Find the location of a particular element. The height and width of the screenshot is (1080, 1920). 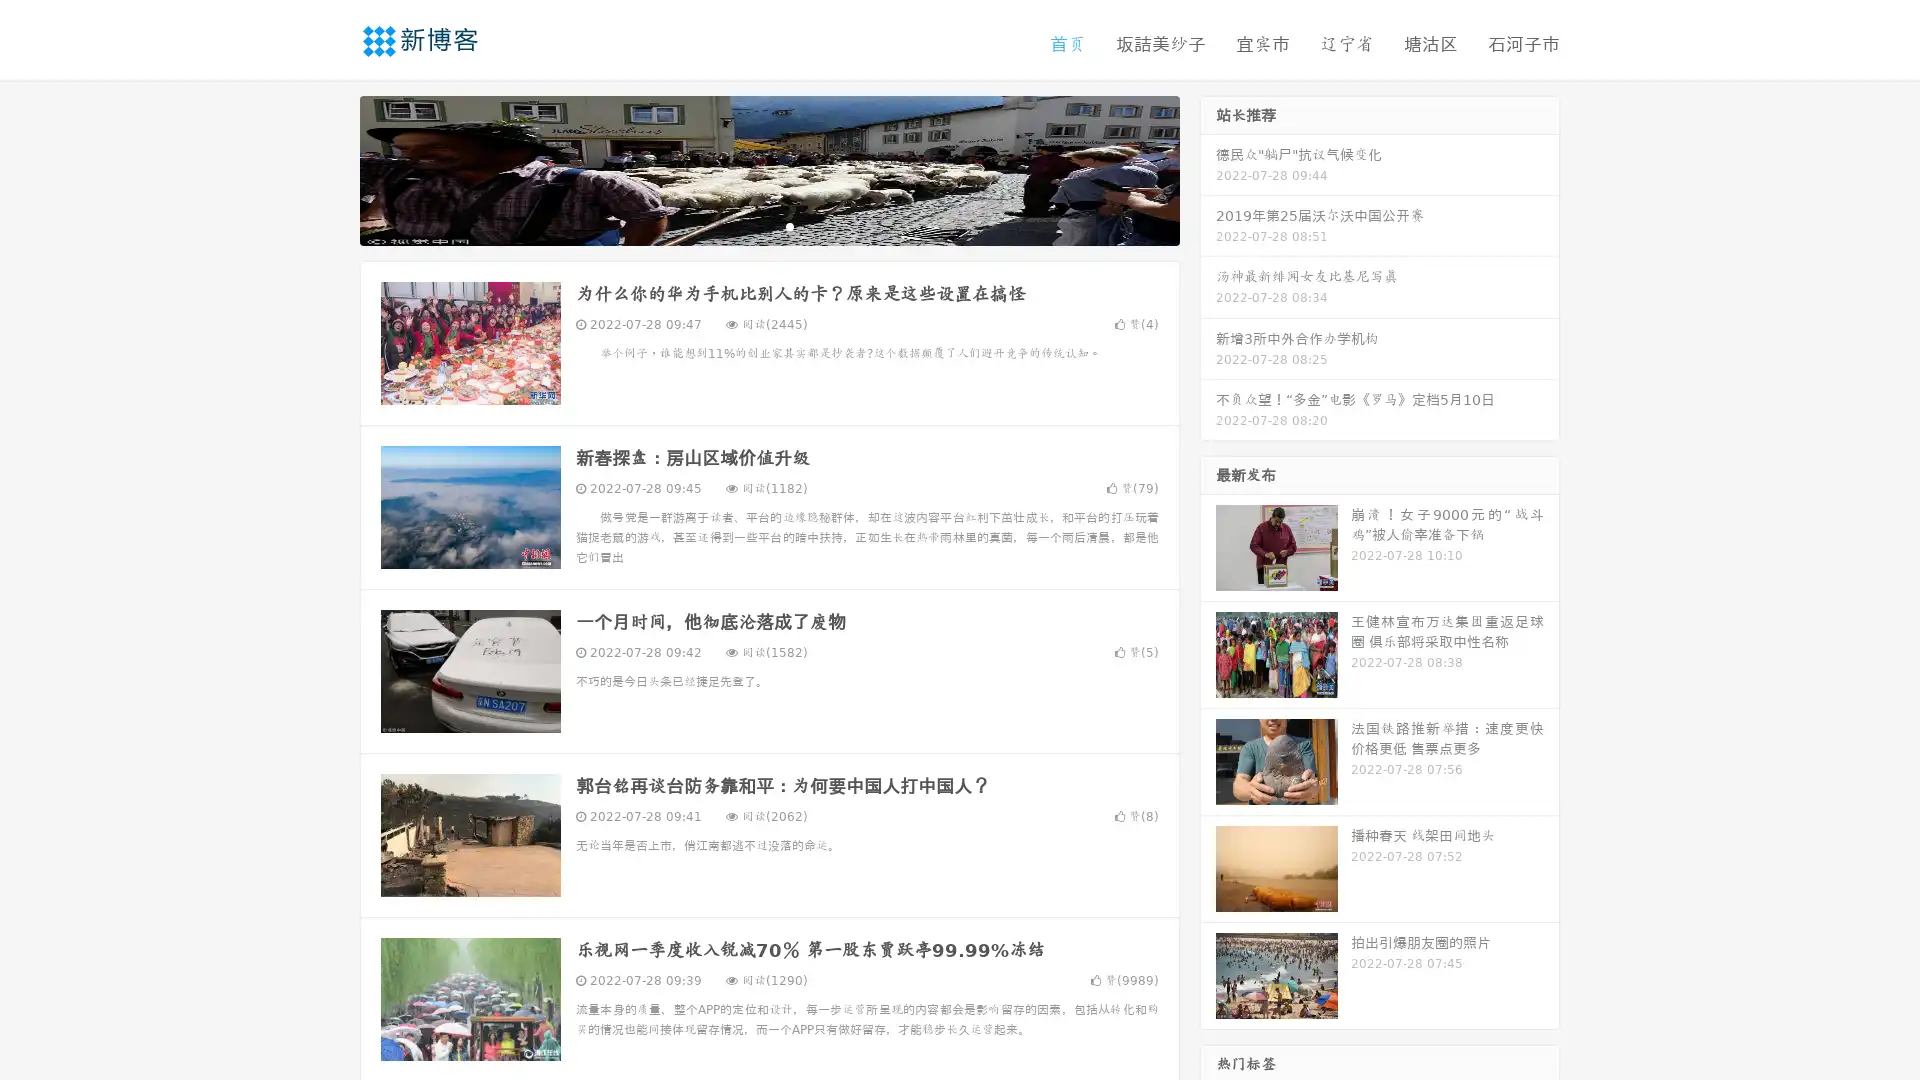

Go to slide 1 is located at coordinates (748, 225).